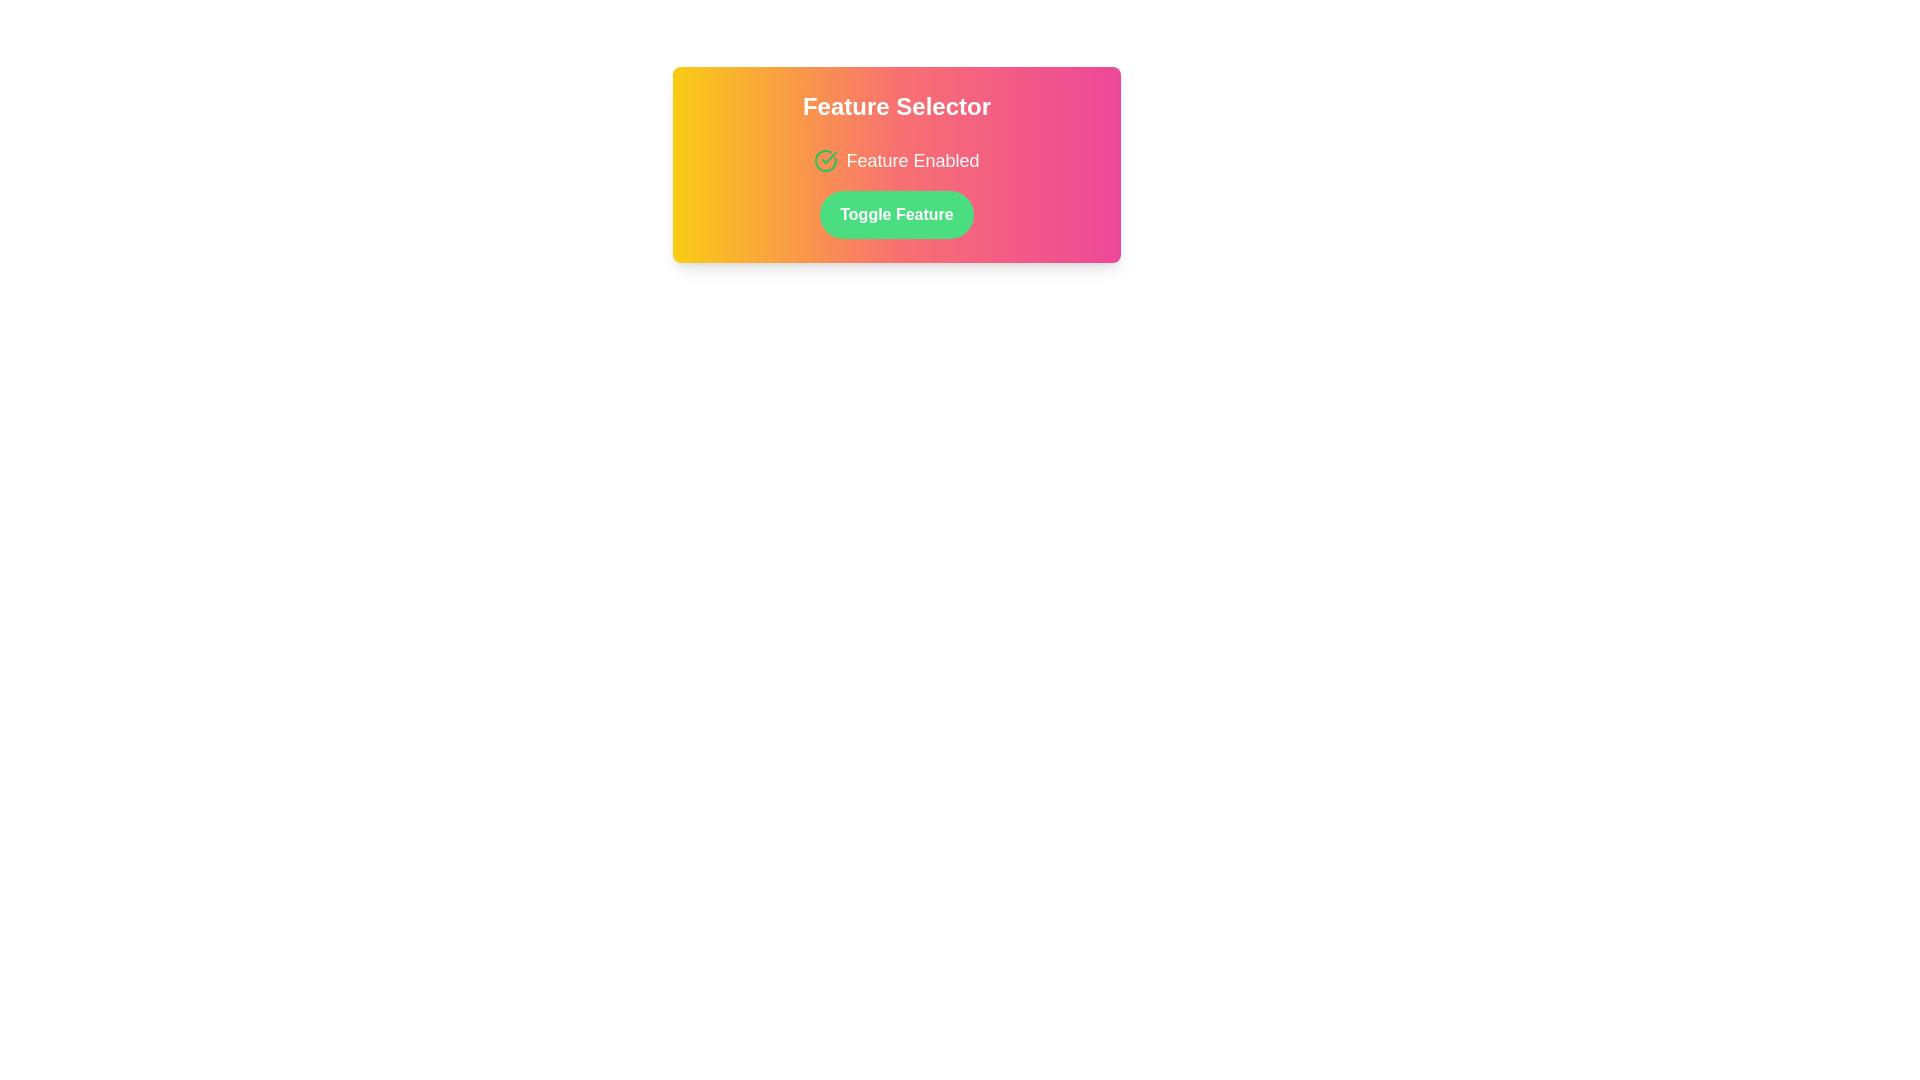 The width and height of the screenshot is (1920, 1080). What do you see at coordinates (896, 160) in the screenshot?
I see `the informational label indicating that the feature is currently enabled, which is positioned below the title 'Feature Selector' and above the green button labeled 'Toggle Feature'` at bounding box center [896, 160].